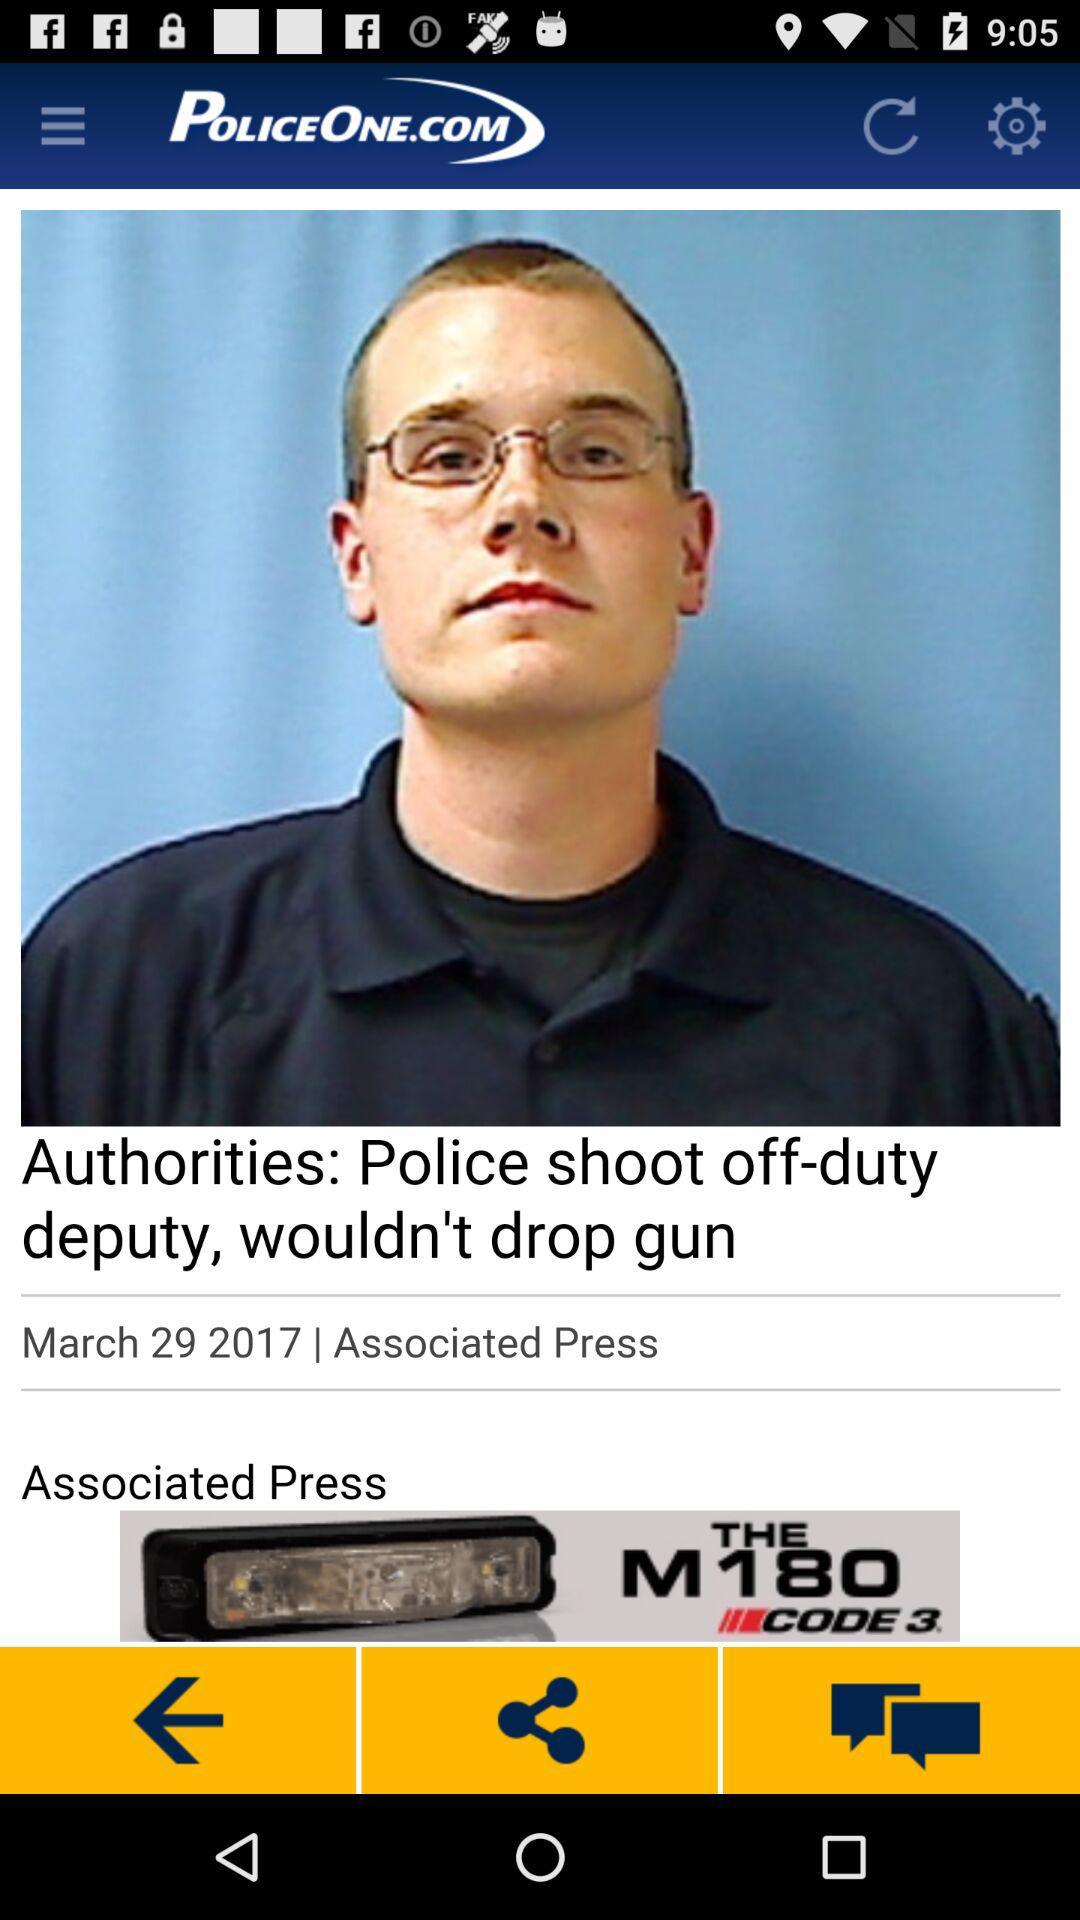 This screenshot has height=1920, width=1080. What do you see at coordinates (890, 124) in the screenshot?
I see `refresh` at bounding box center [890, 124].